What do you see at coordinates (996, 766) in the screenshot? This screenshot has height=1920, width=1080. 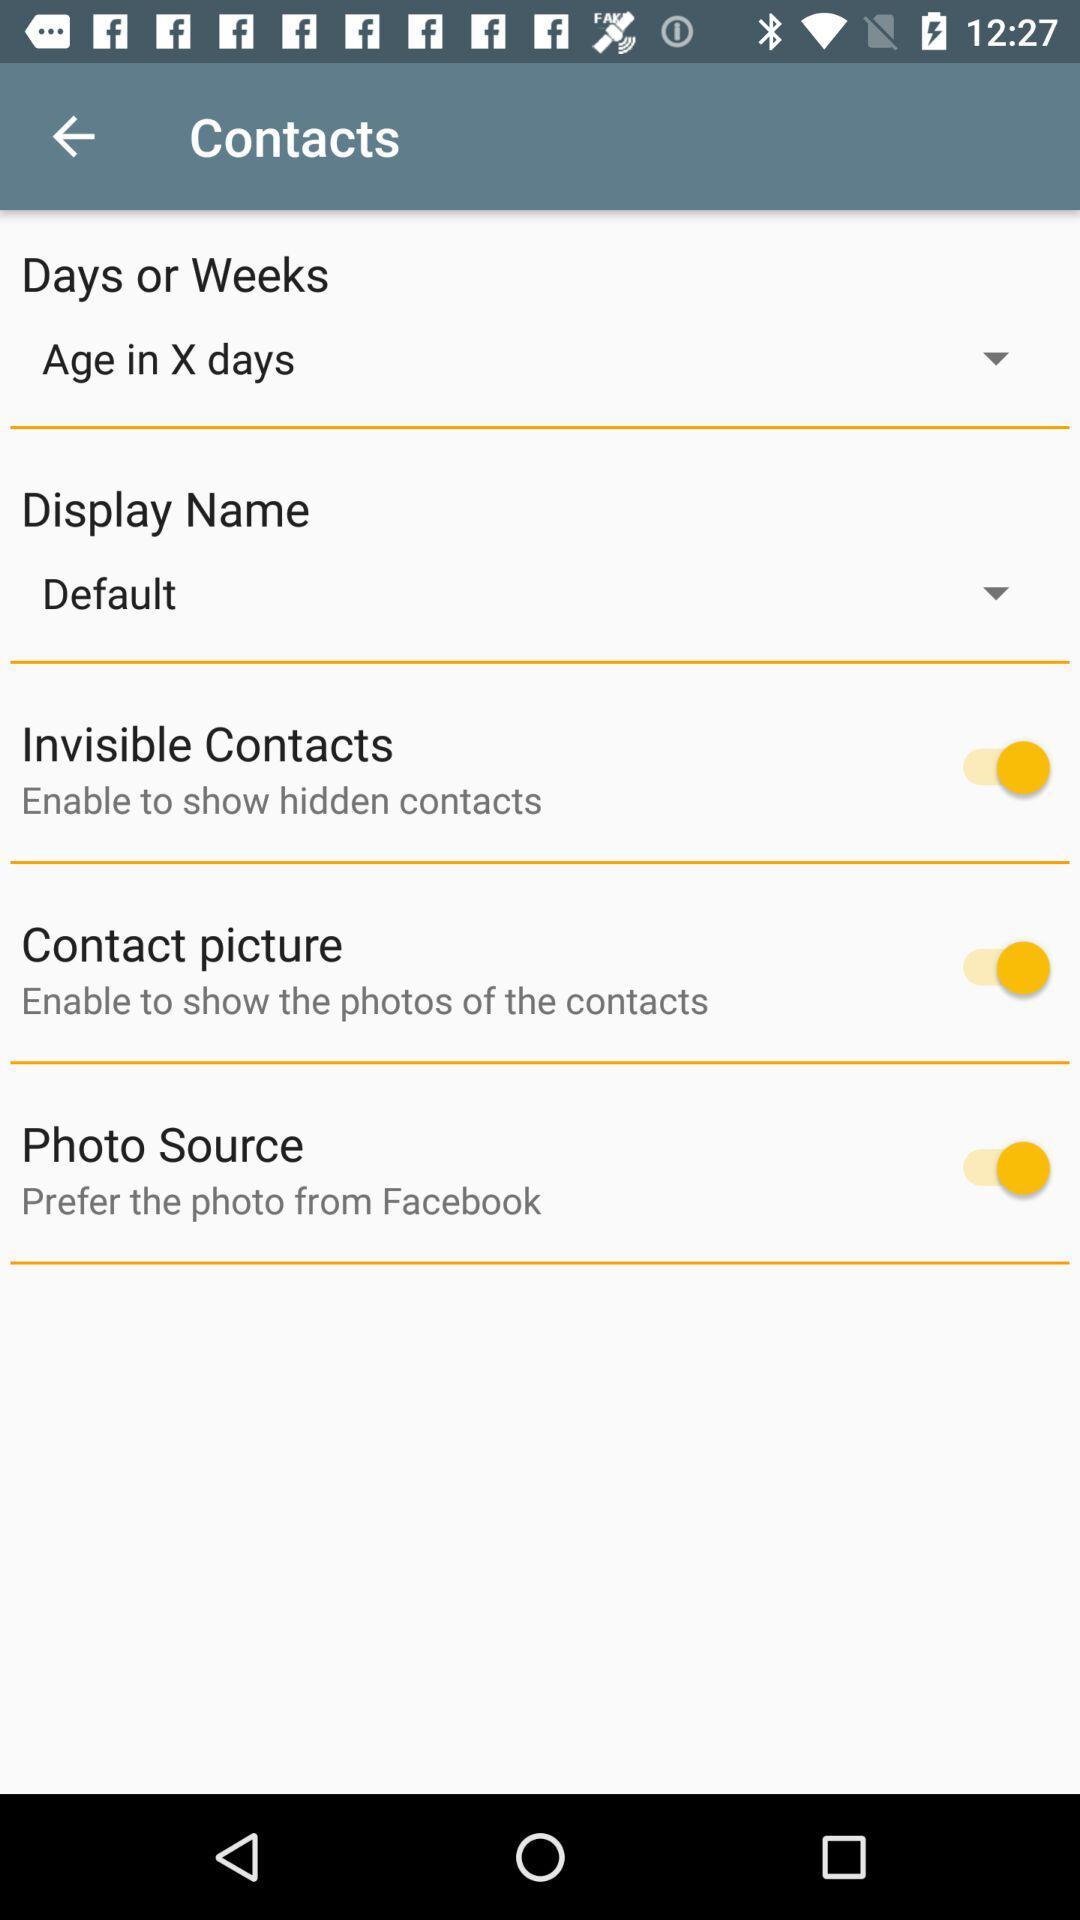 I see `invisible contacts switch option` at bounding box center [996, 766].